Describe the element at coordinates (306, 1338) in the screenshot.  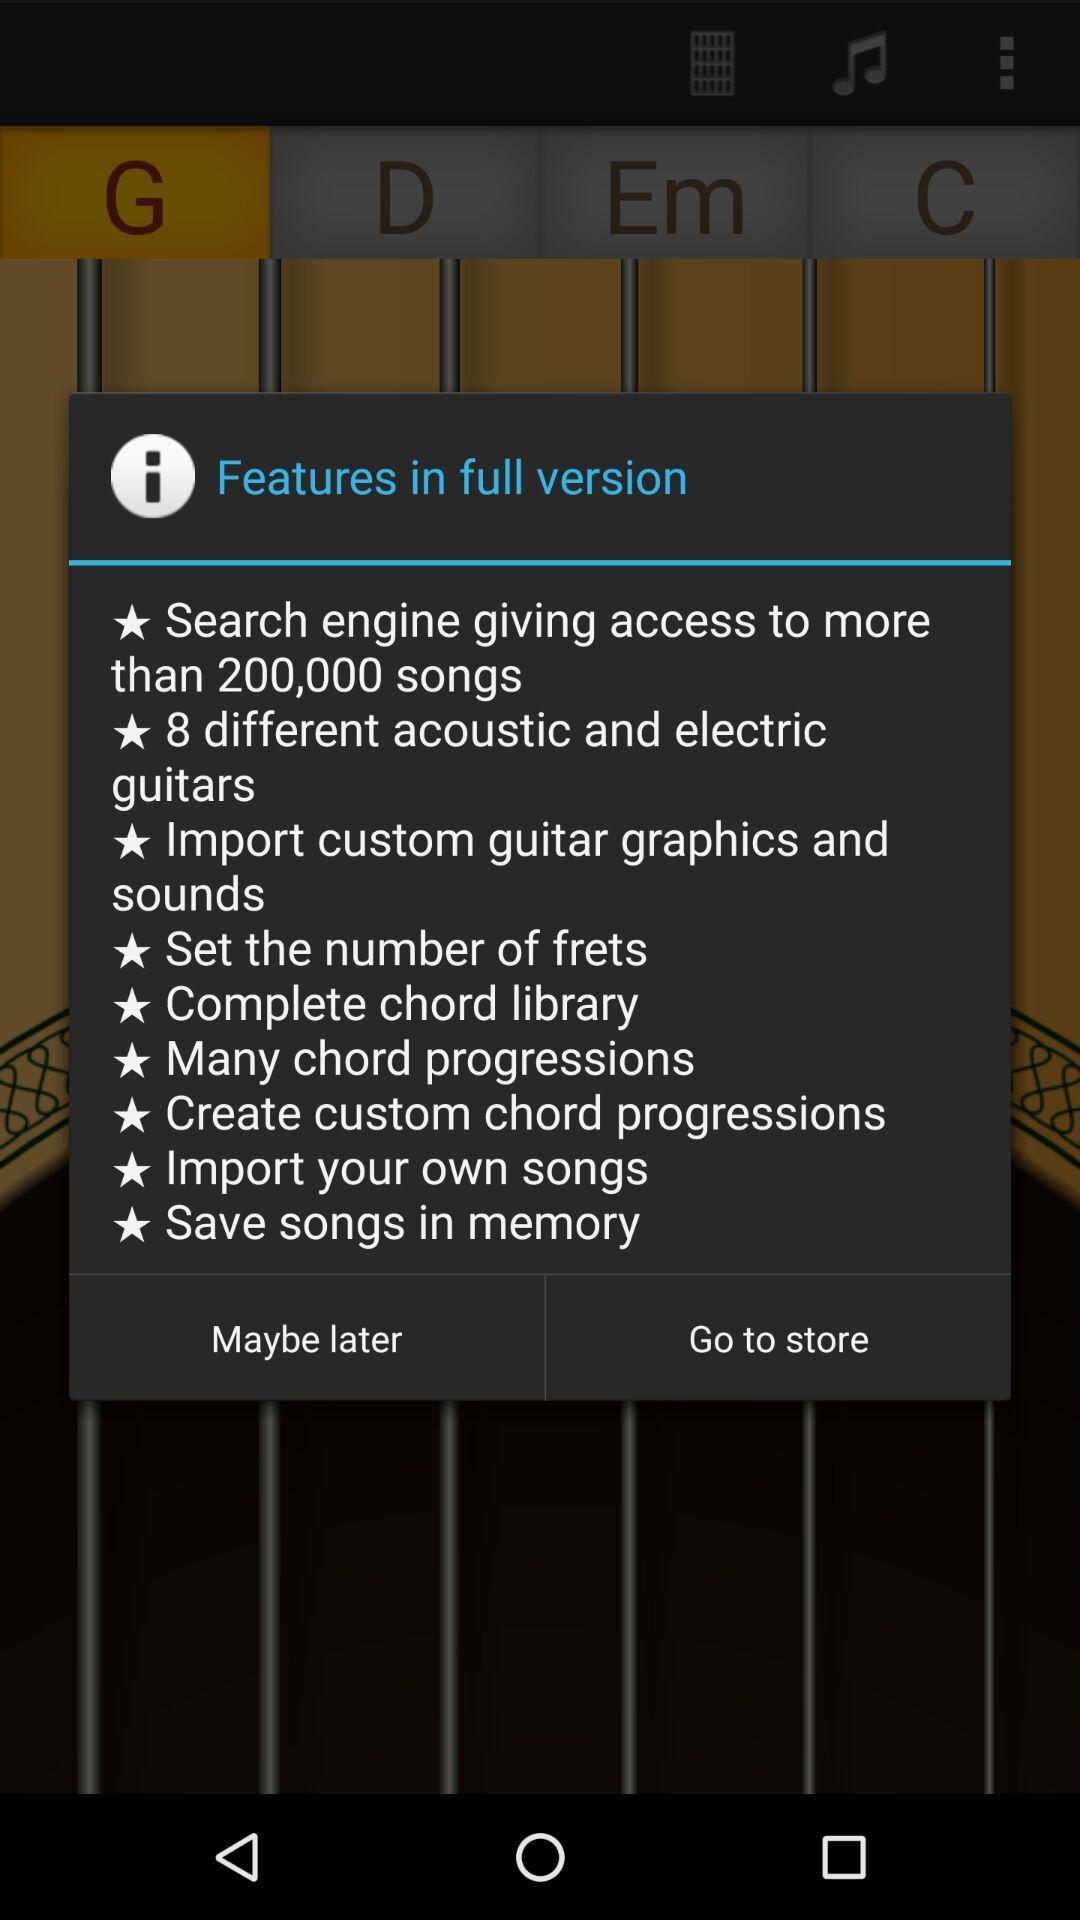
I see `the app below search engine giving` at that location.